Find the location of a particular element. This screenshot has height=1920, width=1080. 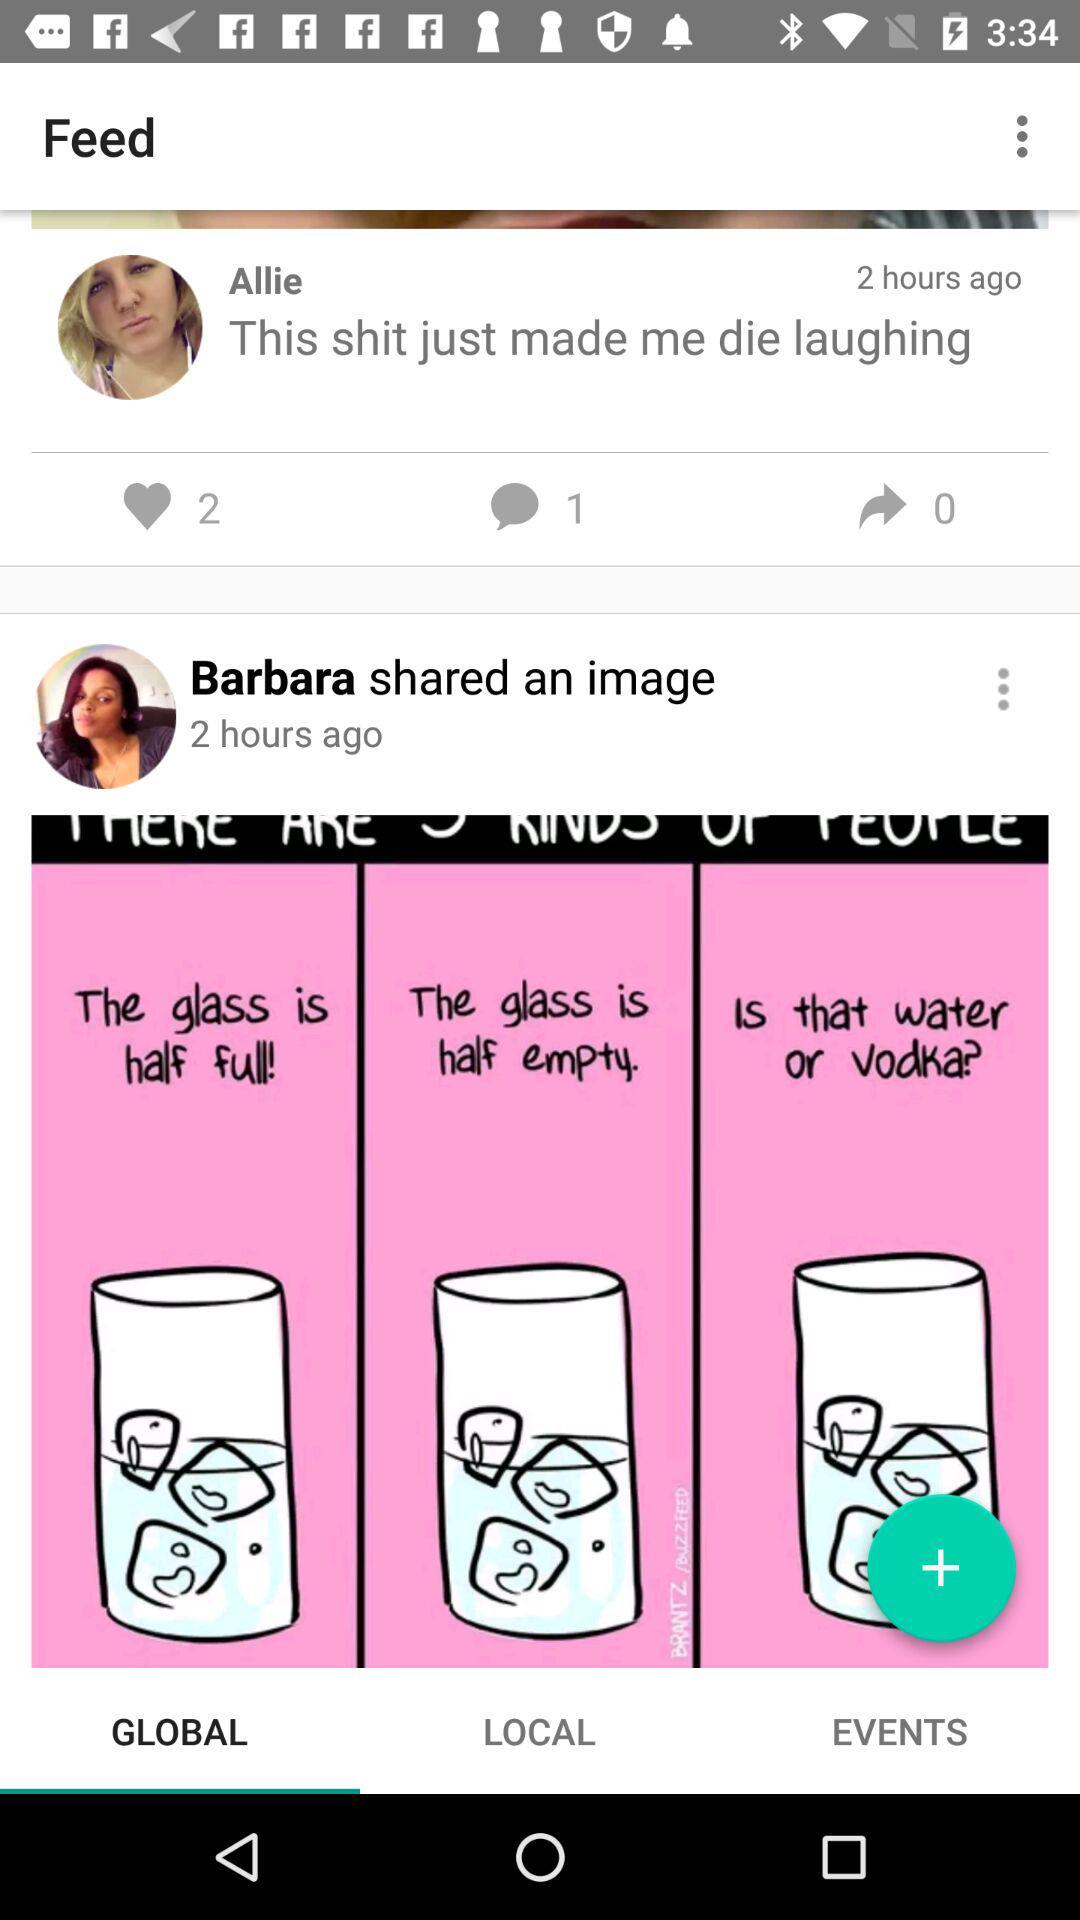

icon to the right of the barbara shared an is located at coordinates (1003, 689).